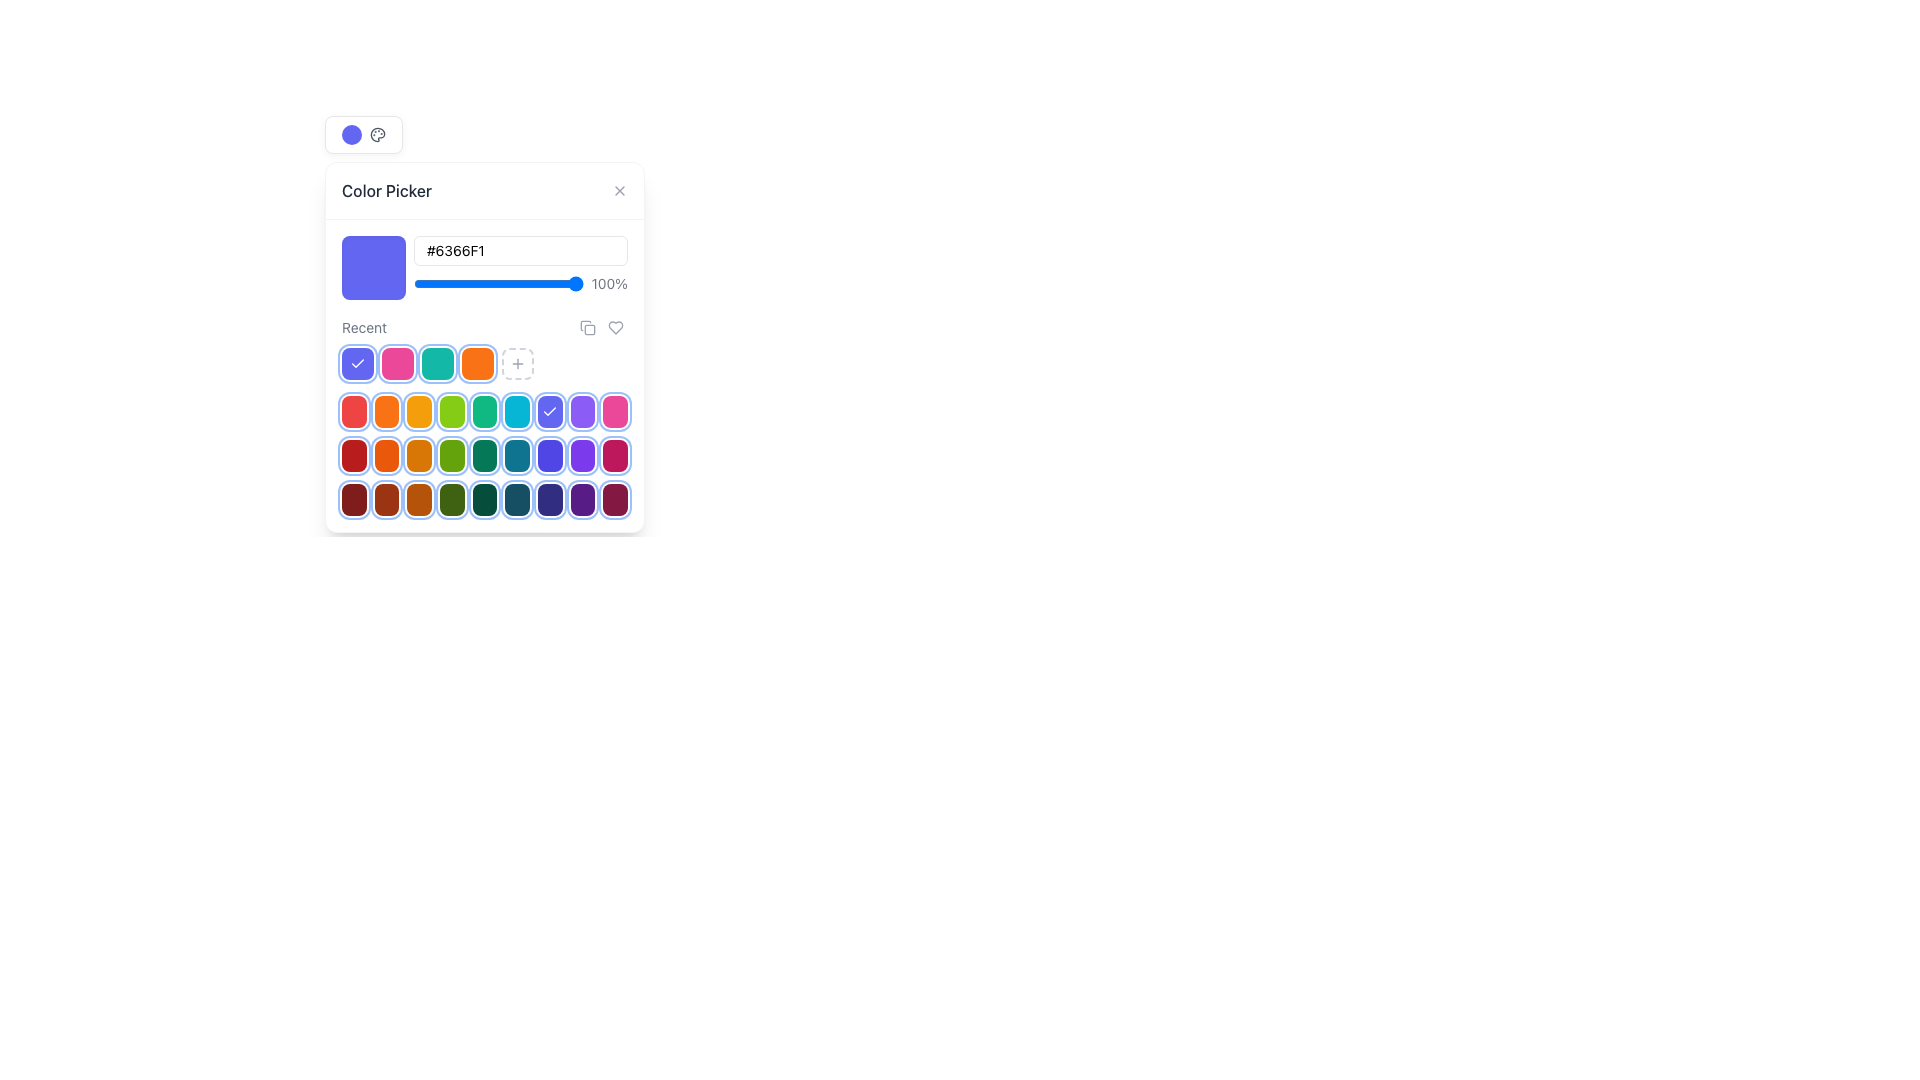 Image resolution: width=1920 pixels, height=1080 pixels. What do you see at coordinates (354, 411) in the screenshot?
I see `on the first color selection button representing the red color (#EF4444) in the color picker tool` at bounding box center [354, 411].